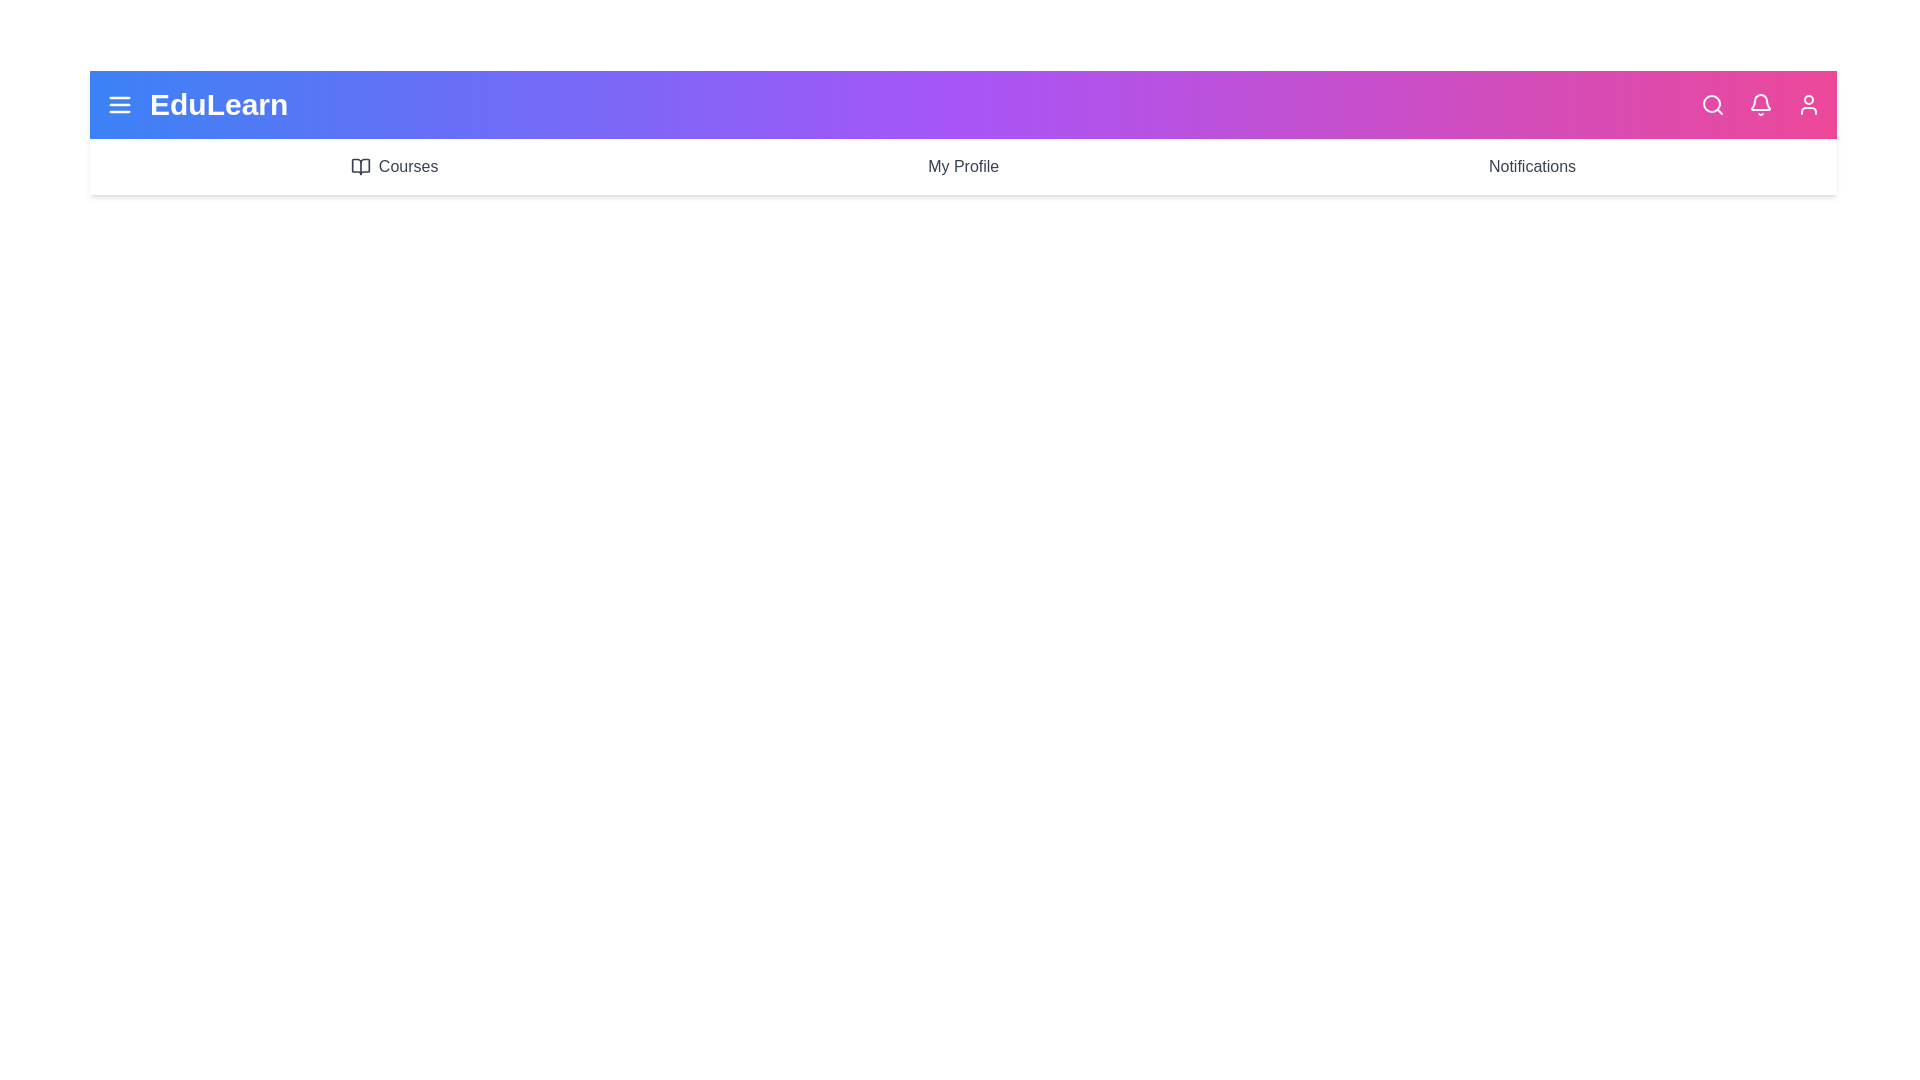  What do you see at coordinates (1712, 104) in the screenshot?
I see `the search icon to observe its hover effect` at bounding box center [1712, 104].